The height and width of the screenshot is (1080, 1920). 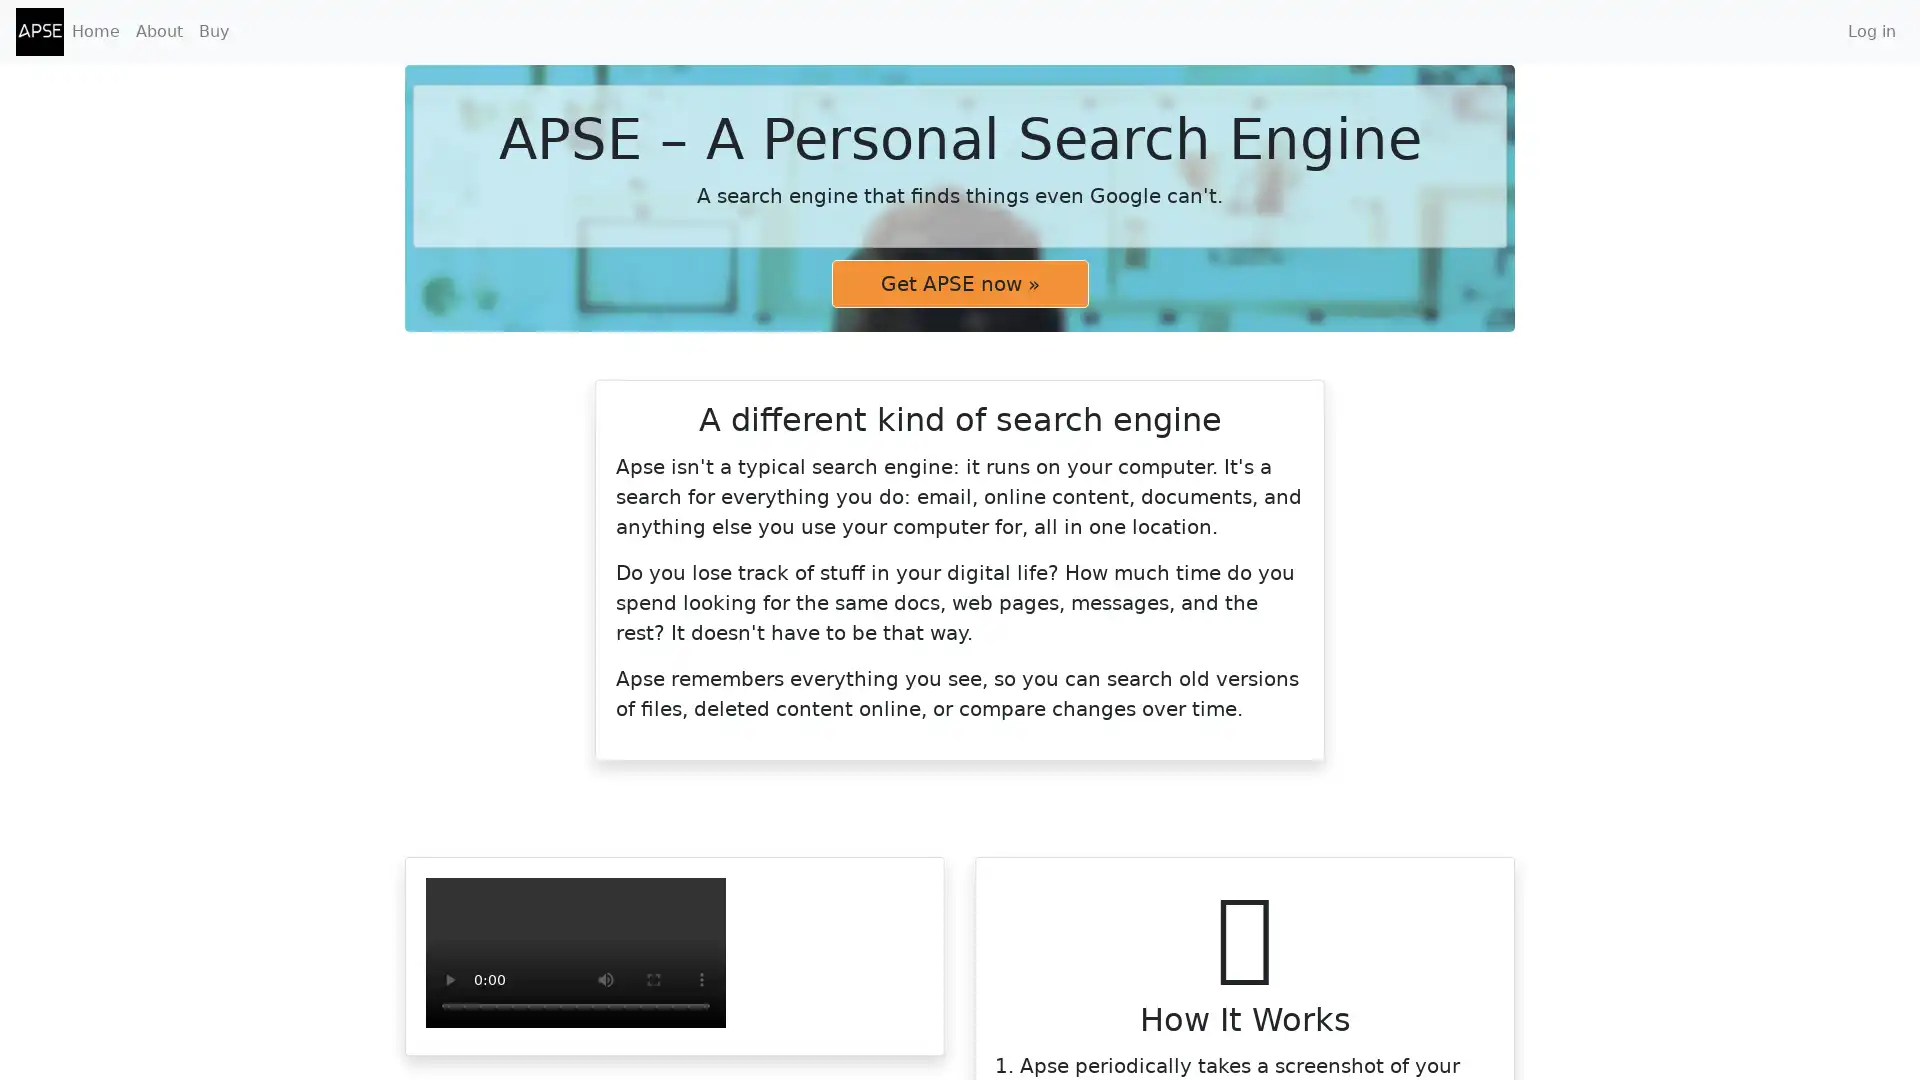 What do you see at coordinates (449, 978) in the screenshot?
I see `play` at bounding box center [449, 978].